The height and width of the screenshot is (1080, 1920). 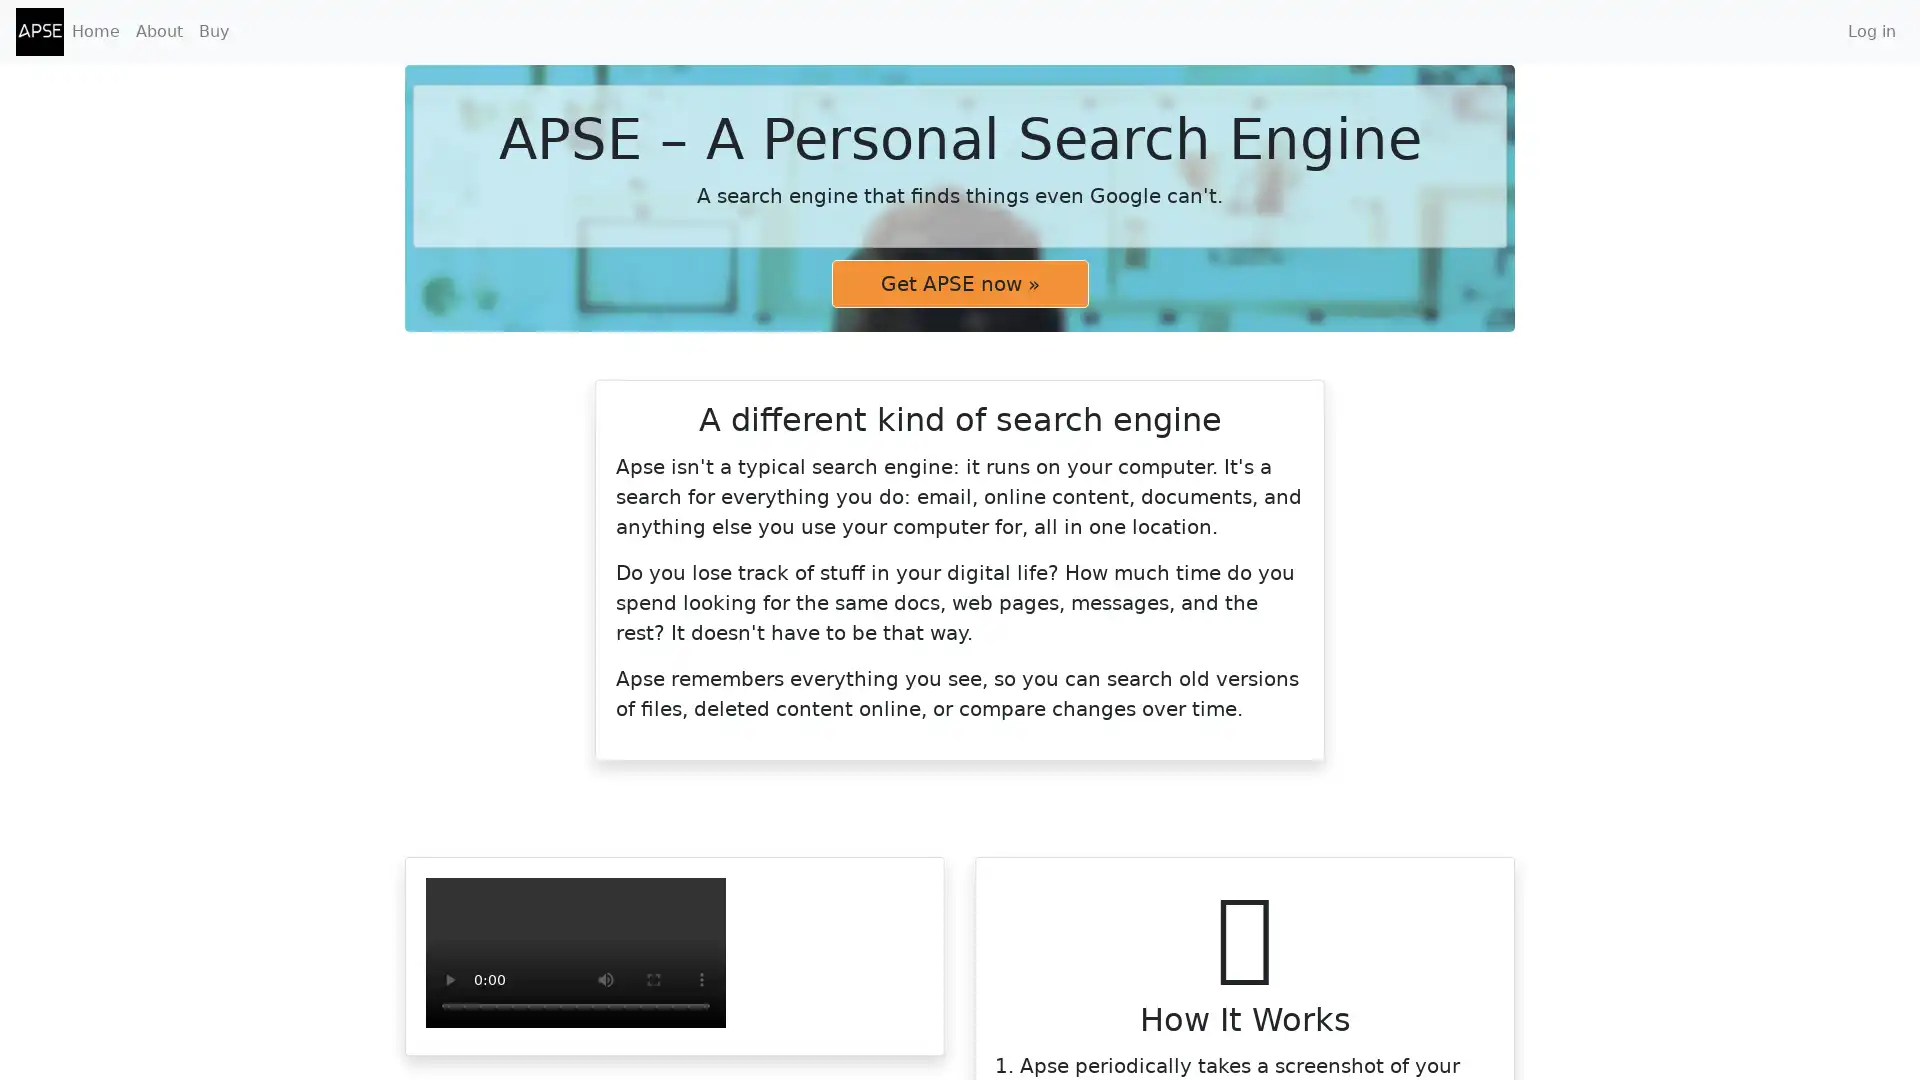 What do you see at coordinates (449, 978) in the screenshot?
I see `play` at bounding box center [449, 978].